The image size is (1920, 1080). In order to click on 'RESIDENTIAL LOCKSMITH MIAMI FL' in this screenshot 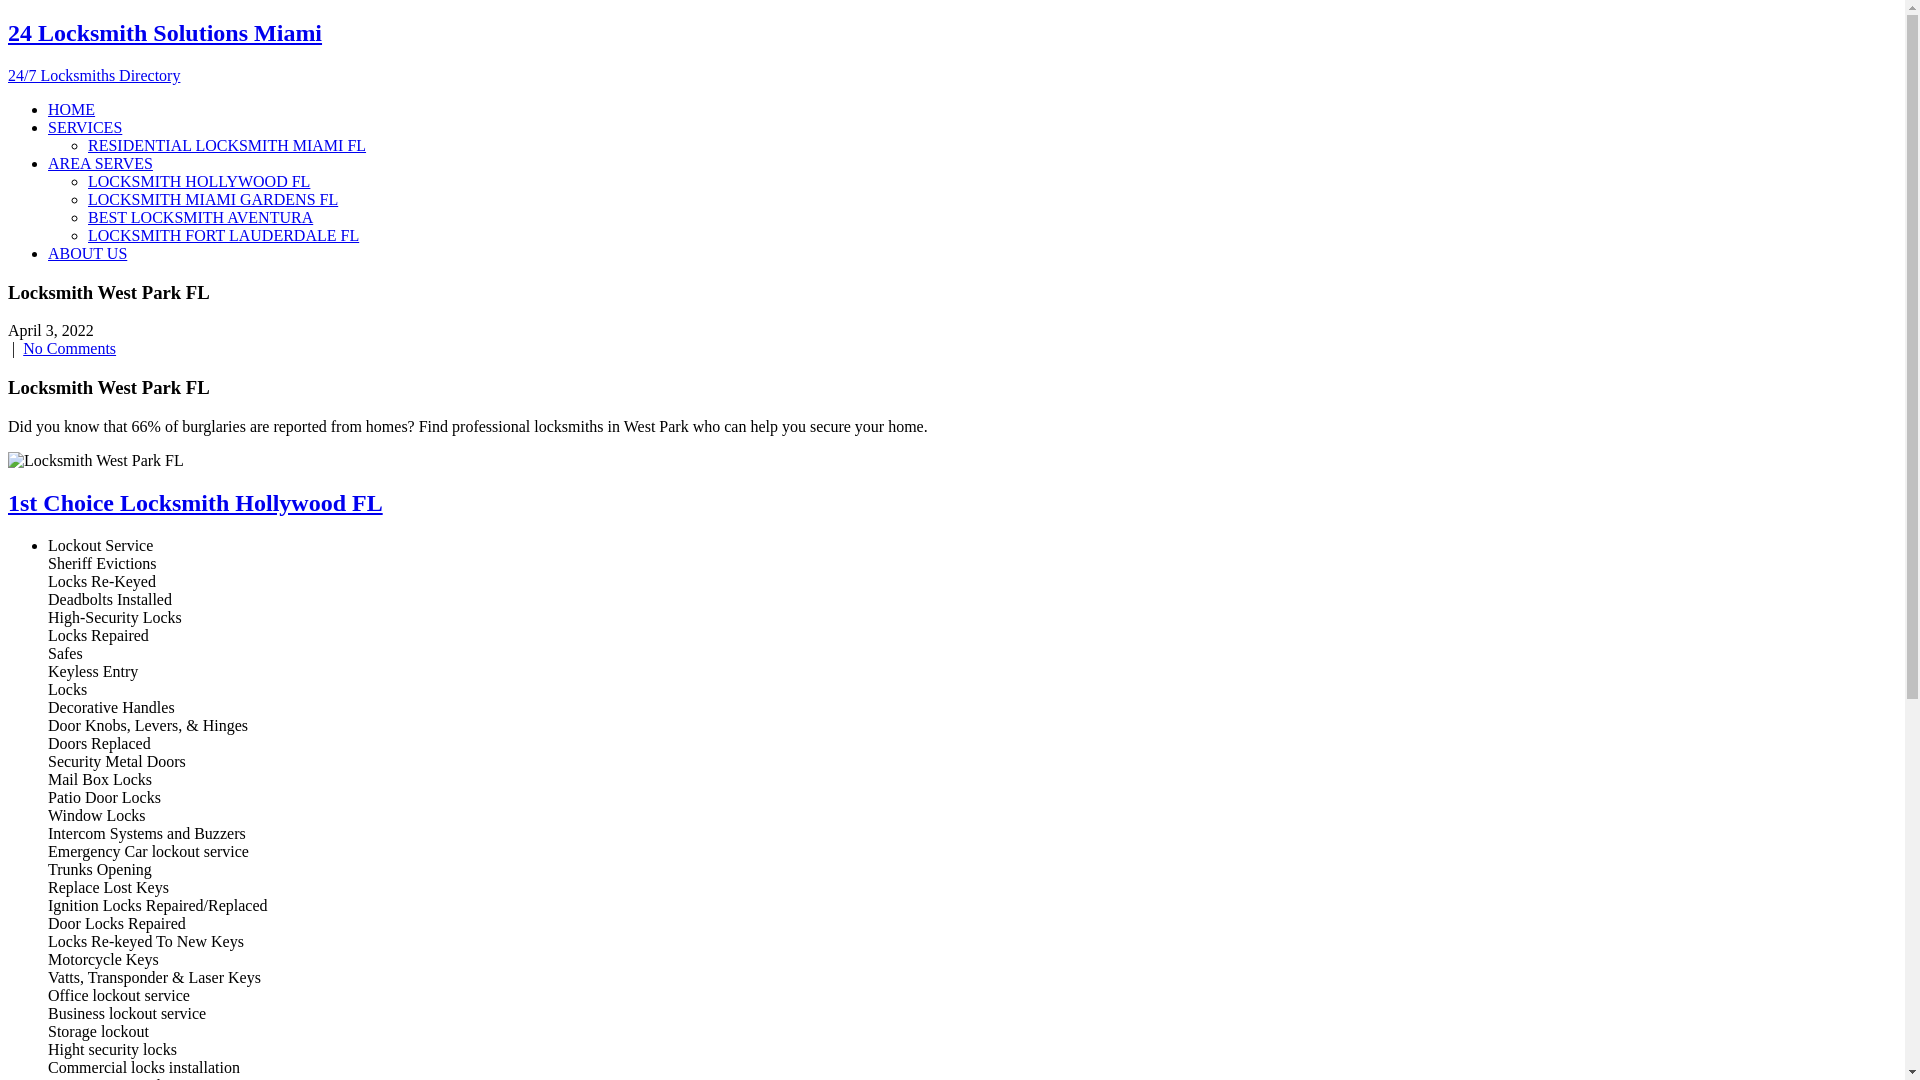, I will do `click(226, 144)`.